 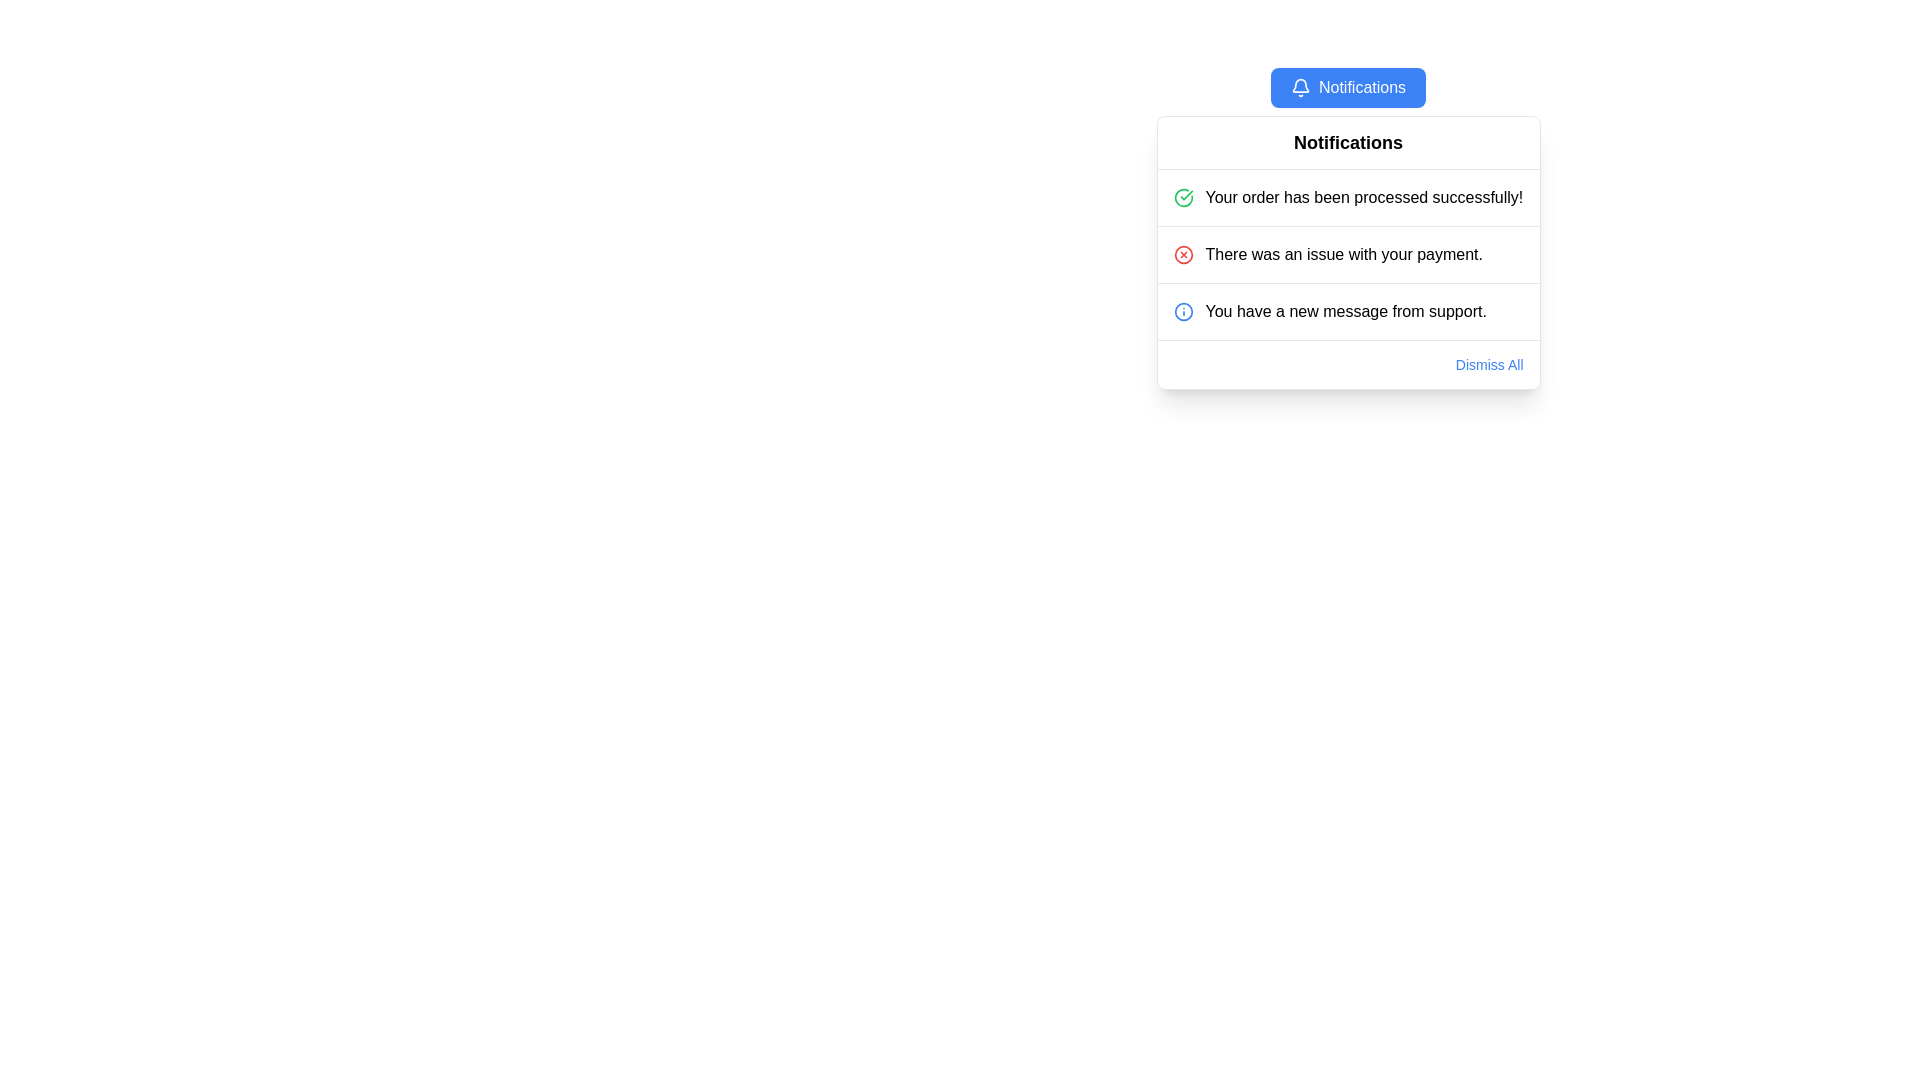 What do you see at coordinates (1344, 253) in the screenshot?
I see `error or alert message conveyed by the text label located in the middle row of the notification panel, which follows a success message and precedes an info message` at bounding box center [1344, 253].